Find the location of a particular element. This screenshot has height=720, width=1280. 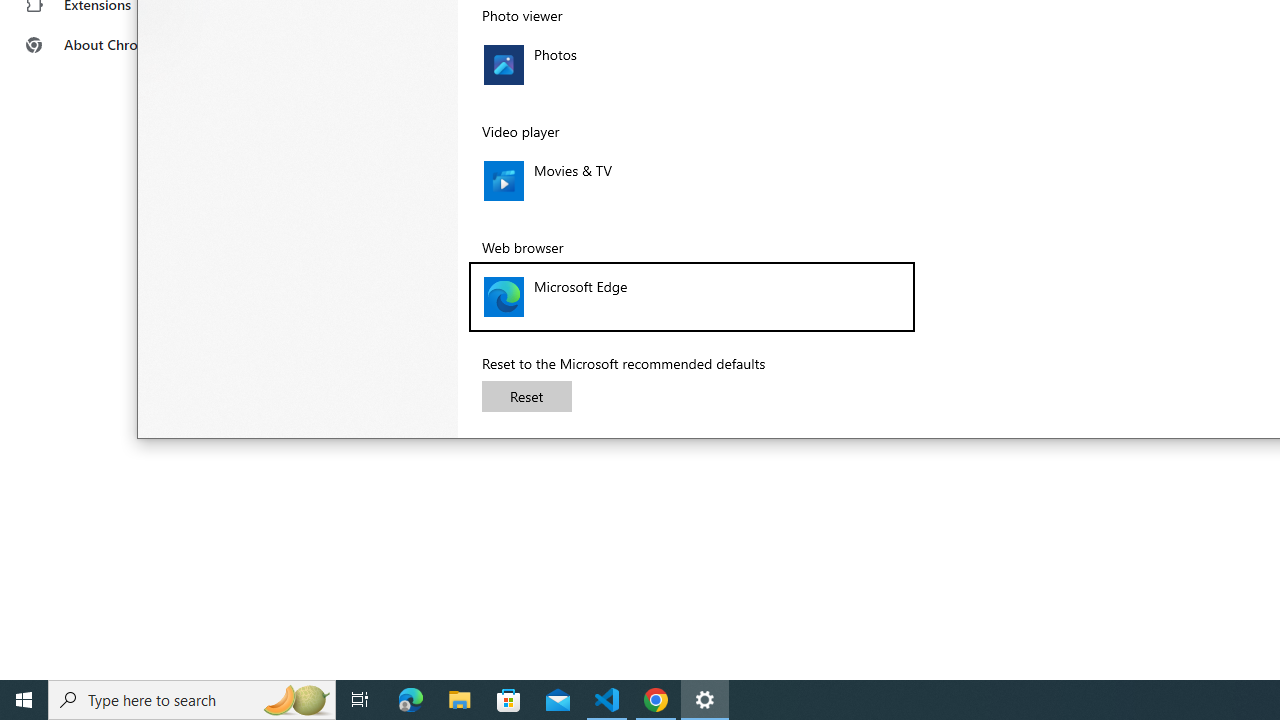

'Visual Studio Code - 1 running window' is located at coordinates (606, 698).